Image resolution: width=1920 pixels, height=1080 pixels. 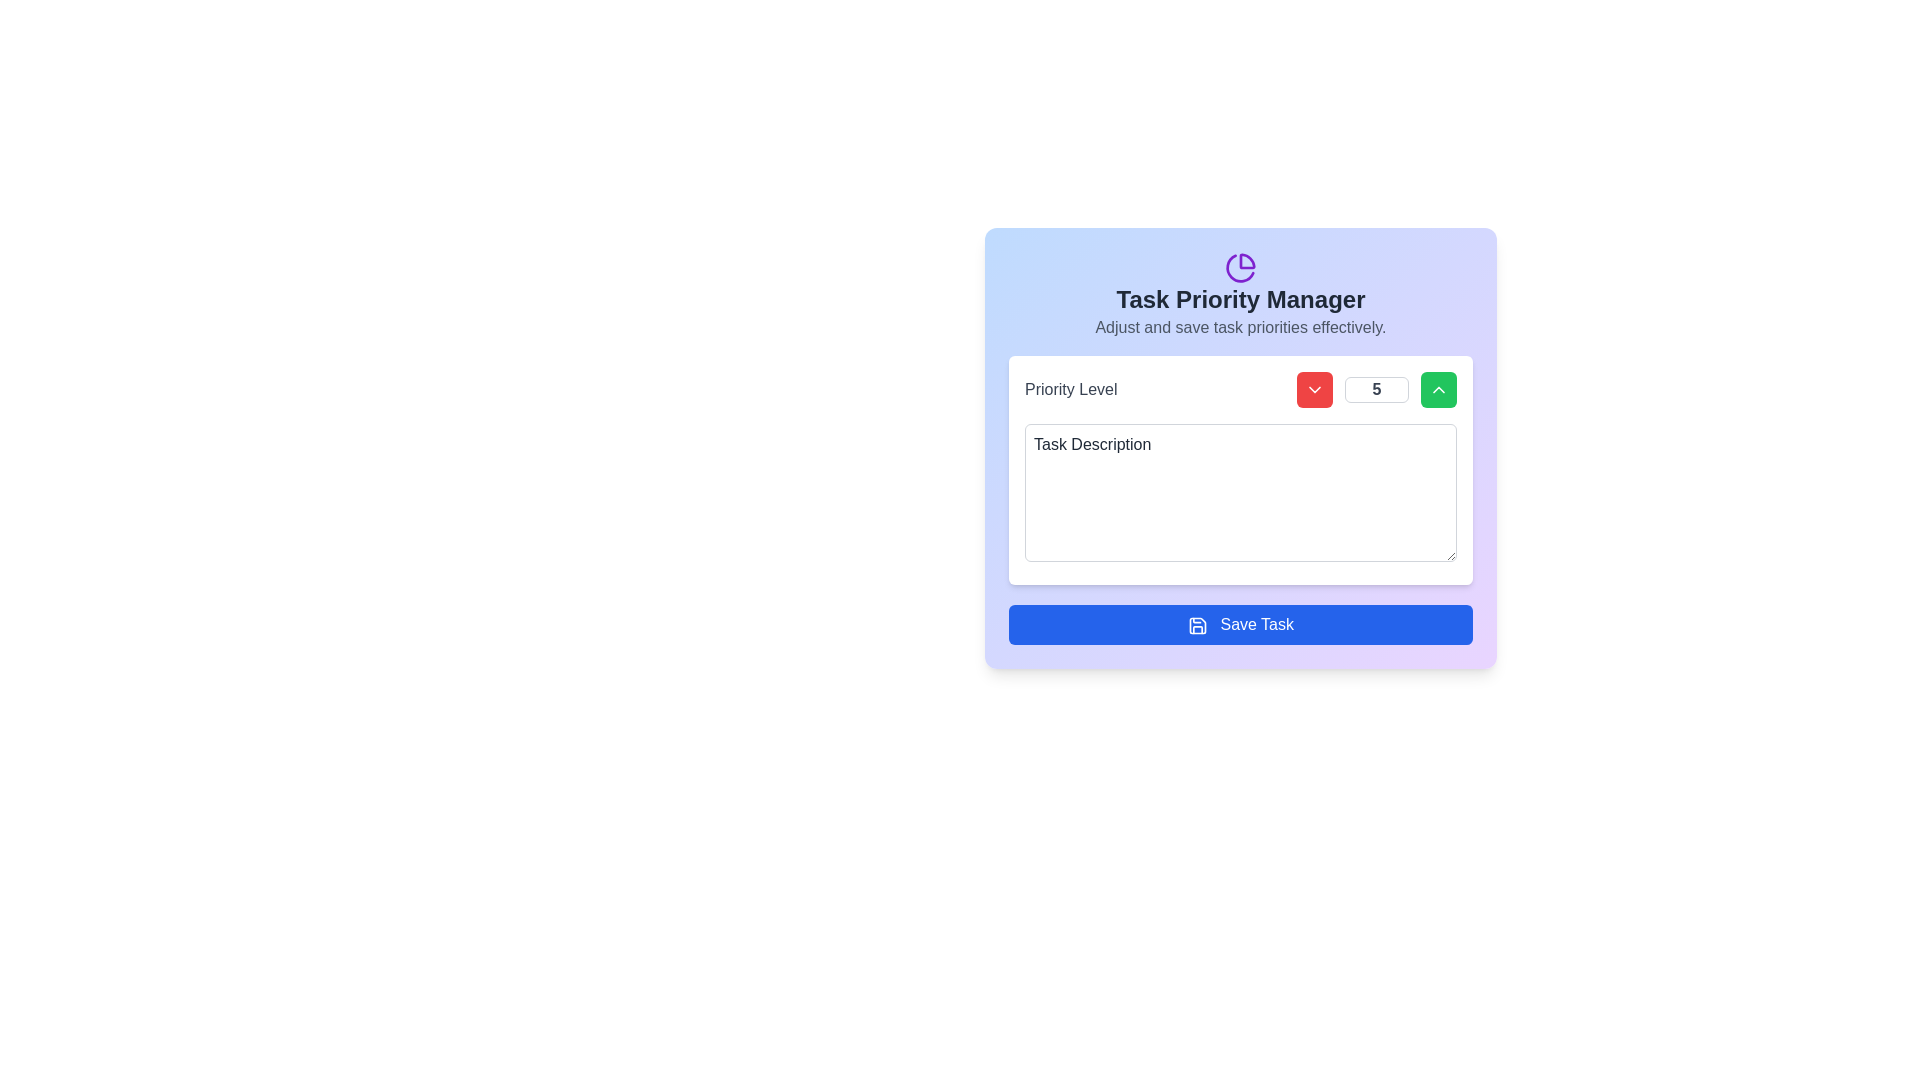 What do you see at coordinates (1240, 326) in the screenshot?
I see `the instructional text element located below the 'Task Priority Manager' and above the 'Priority Level' input controls` at bounding box center [1240, 326].